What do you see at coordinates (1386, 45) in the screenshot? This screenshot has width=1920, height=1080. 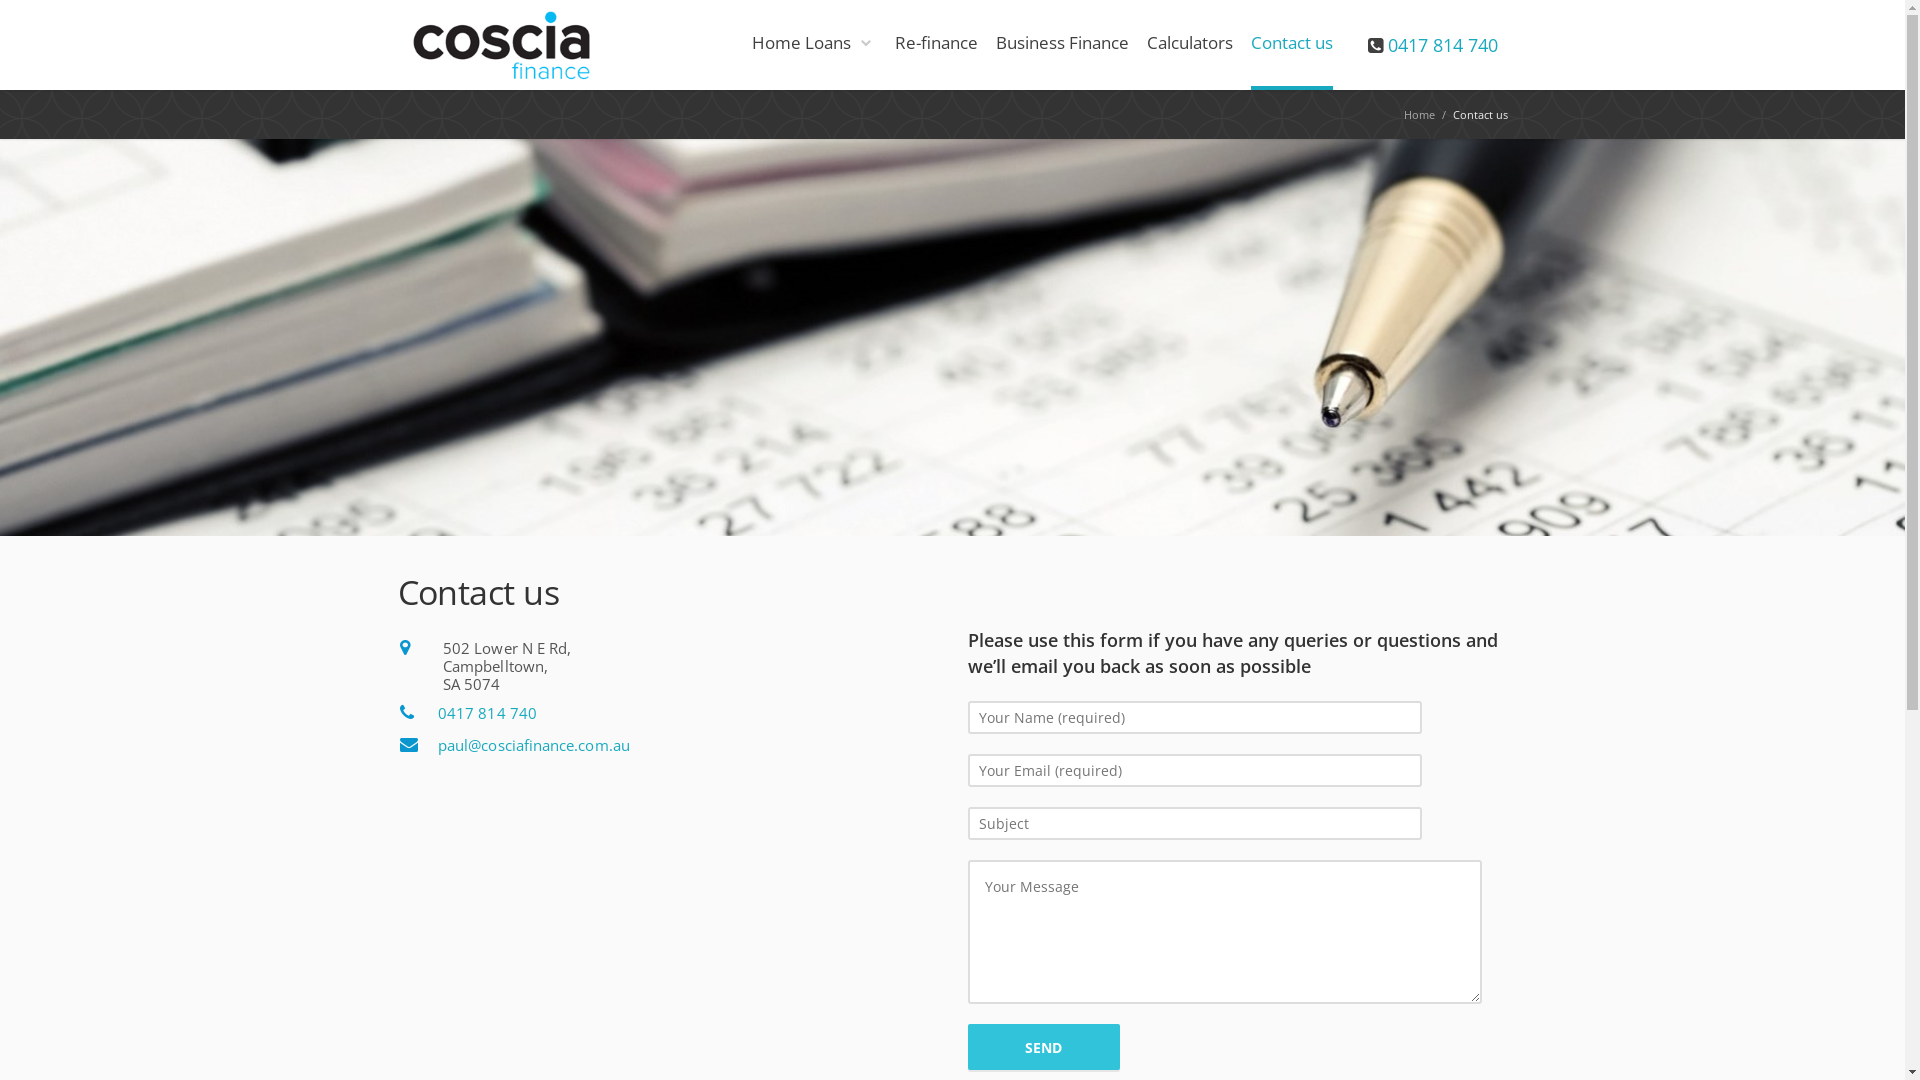 I see `'0417 814 740'` at bounding box center [1386, 45].